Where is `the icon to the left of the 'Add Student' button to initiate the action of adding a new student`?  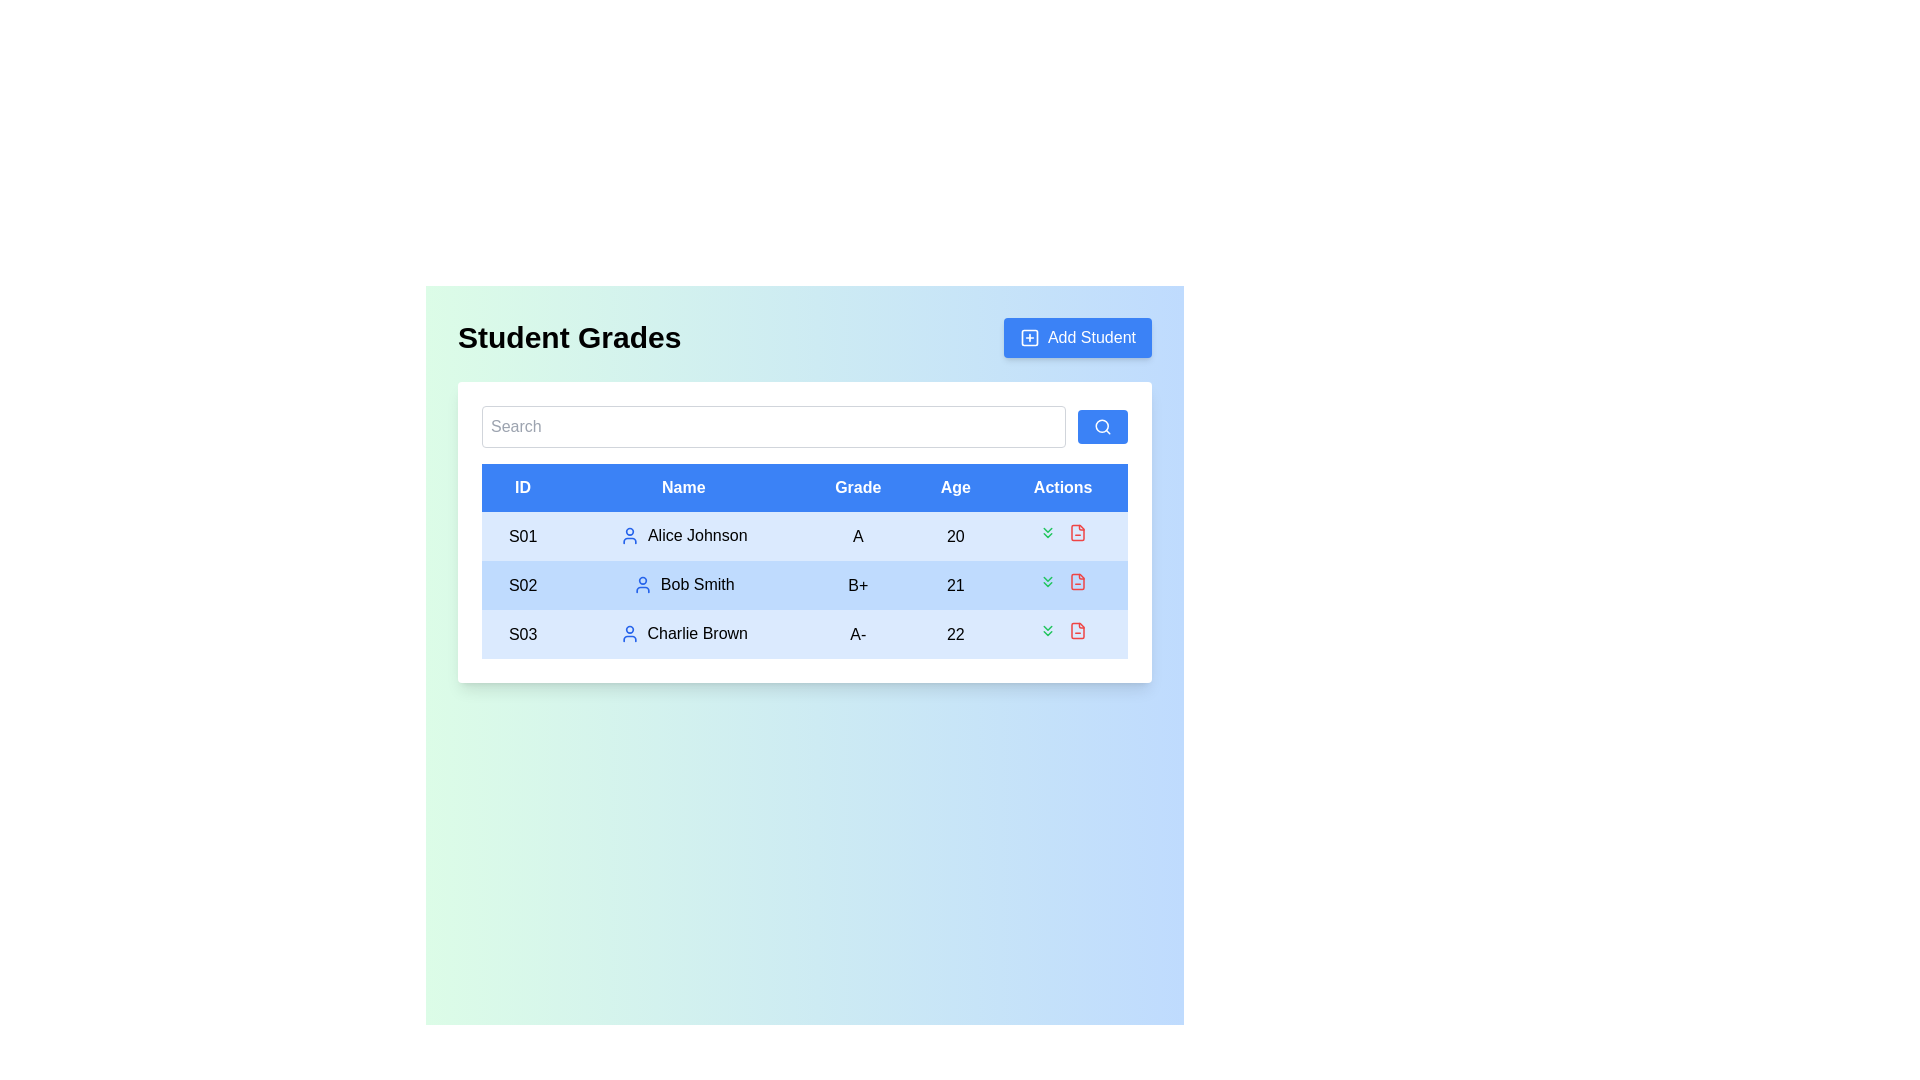
the icon to the left of the 'Add Student' button to initiate the action of adding a new student is located at coordinates (1029, 337).